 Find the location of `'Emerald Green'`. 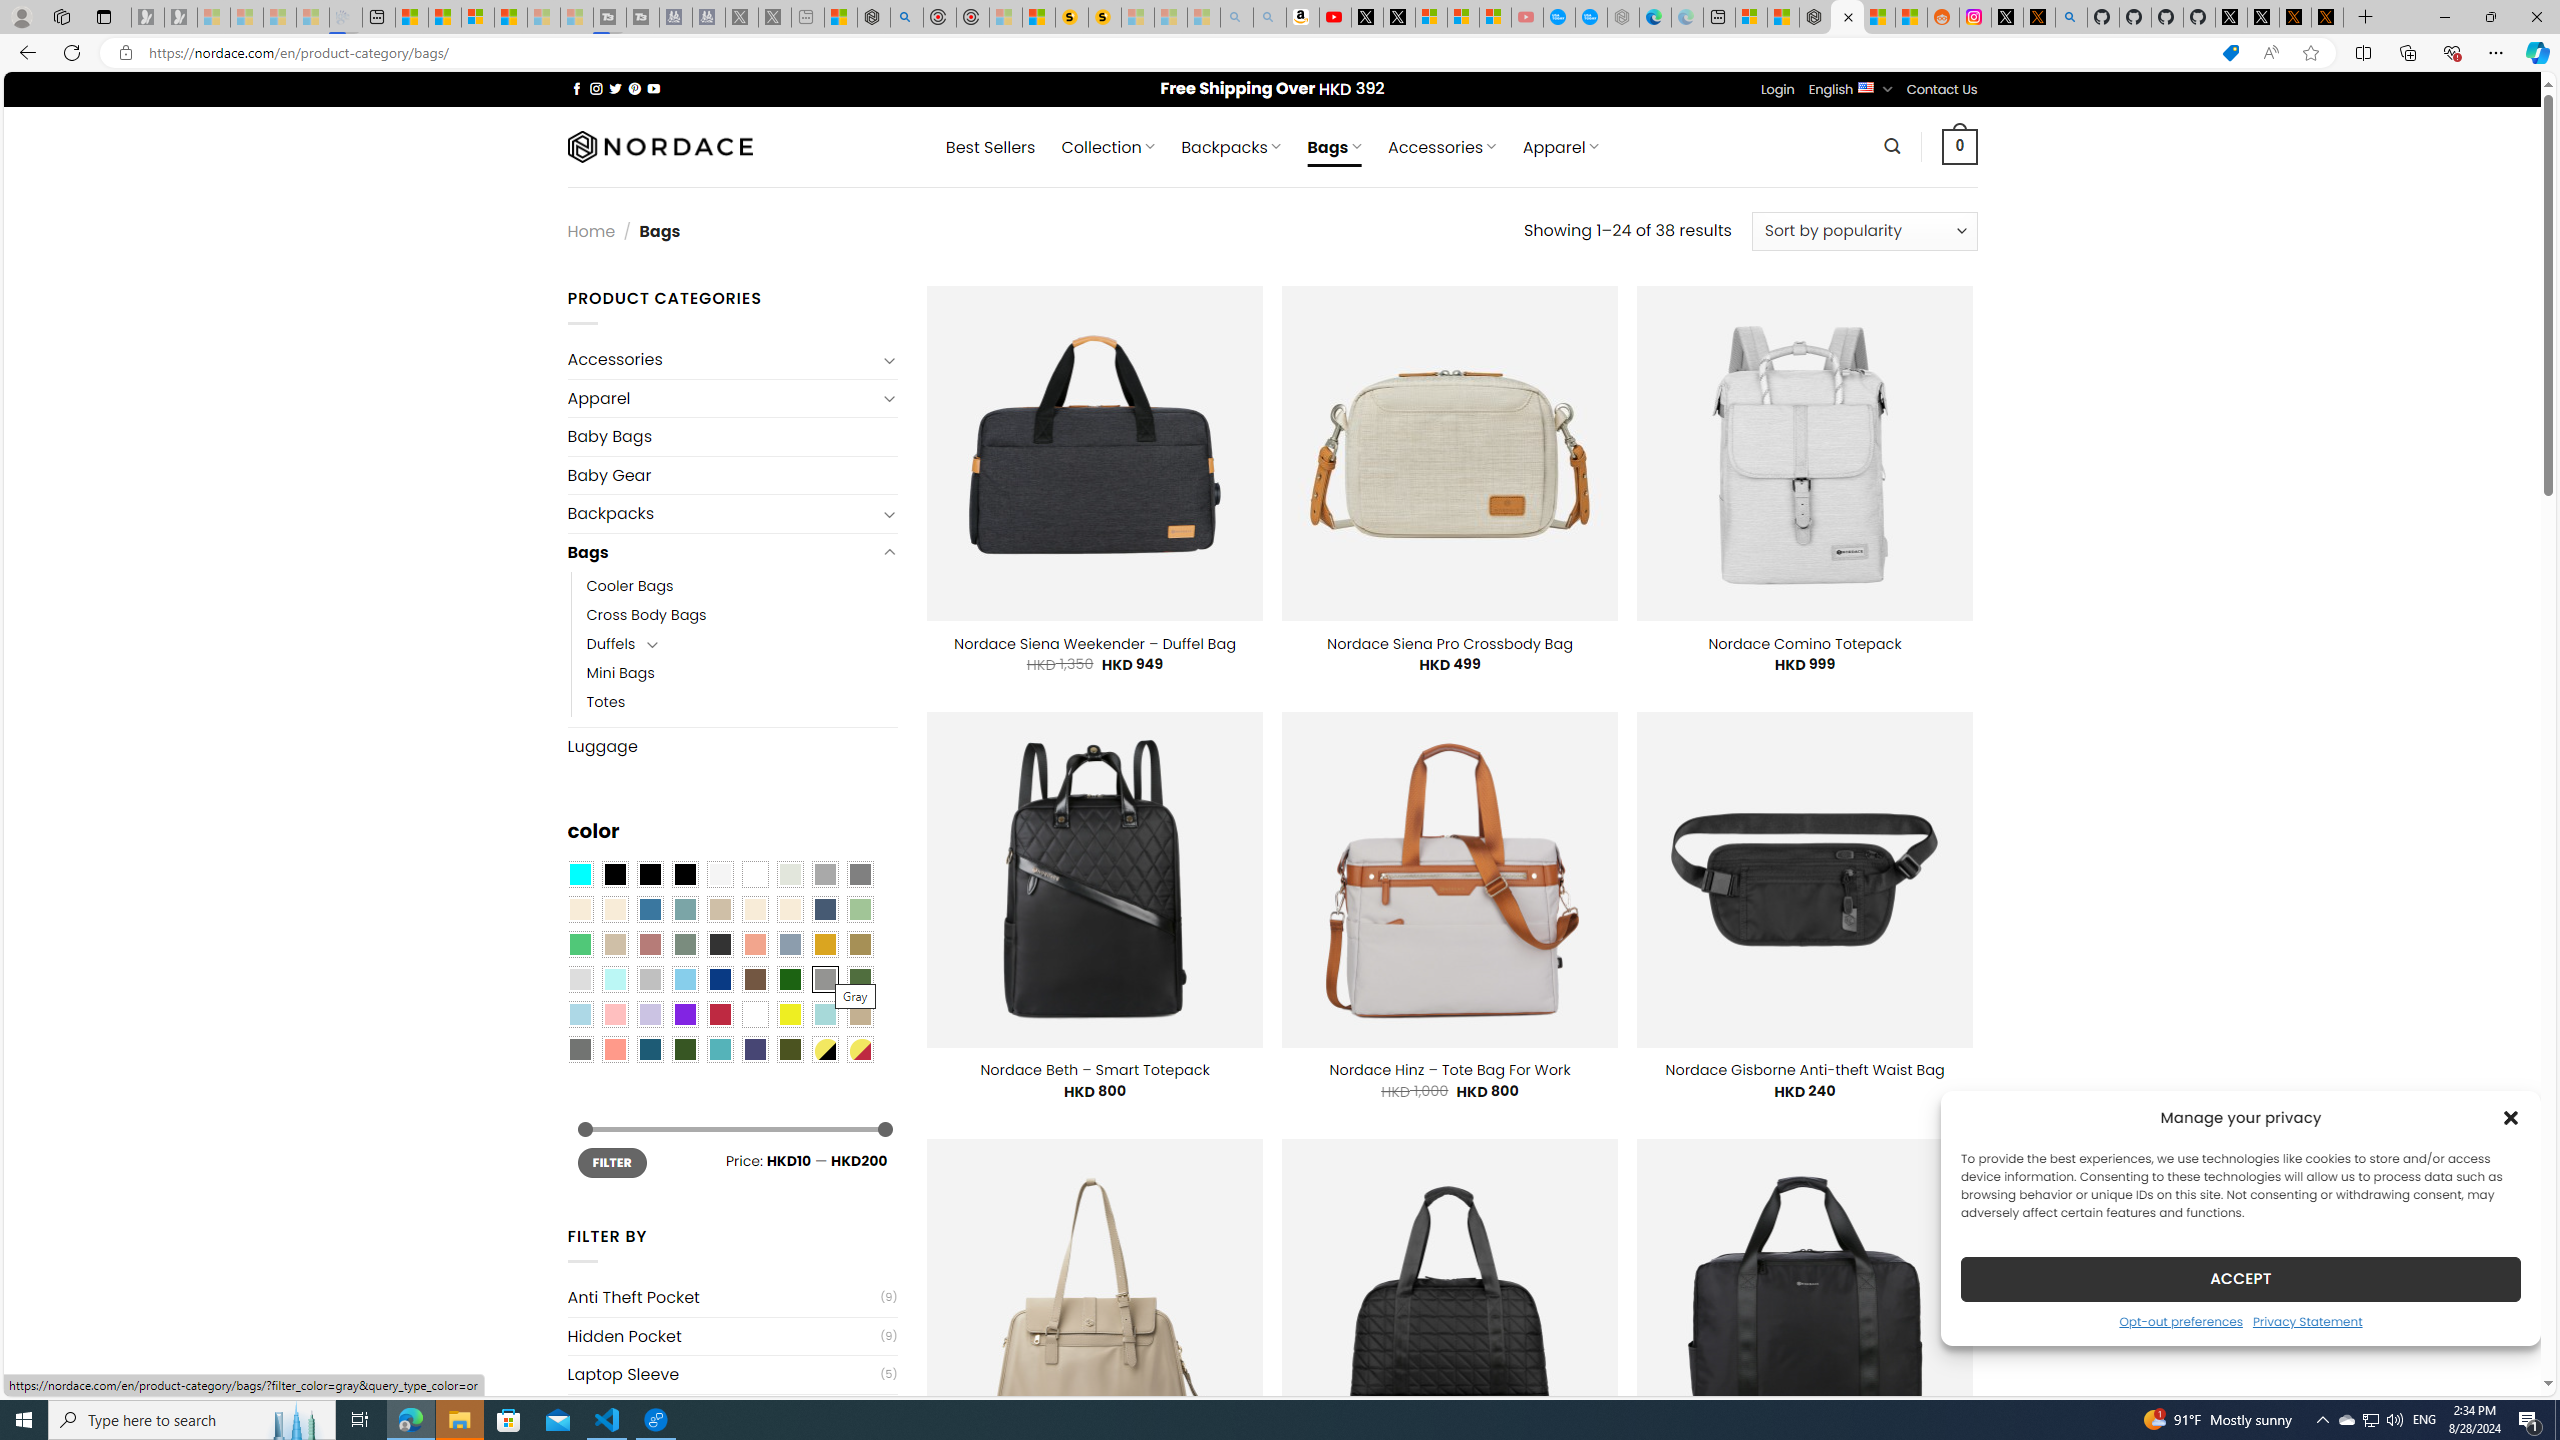

'Emerald Green' is located at coordinates (578, 943).